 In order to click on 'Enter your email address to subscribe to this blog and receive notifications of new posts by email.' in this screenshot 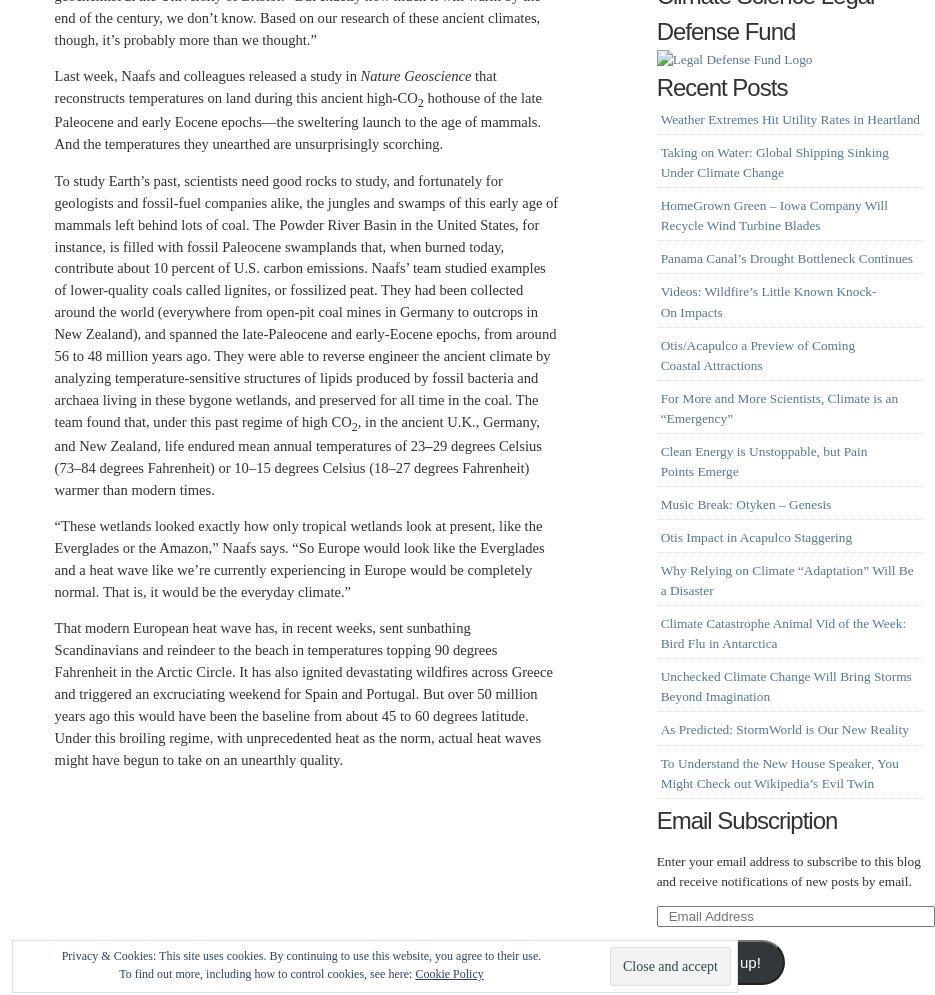, I will do `click(787, 871)`.